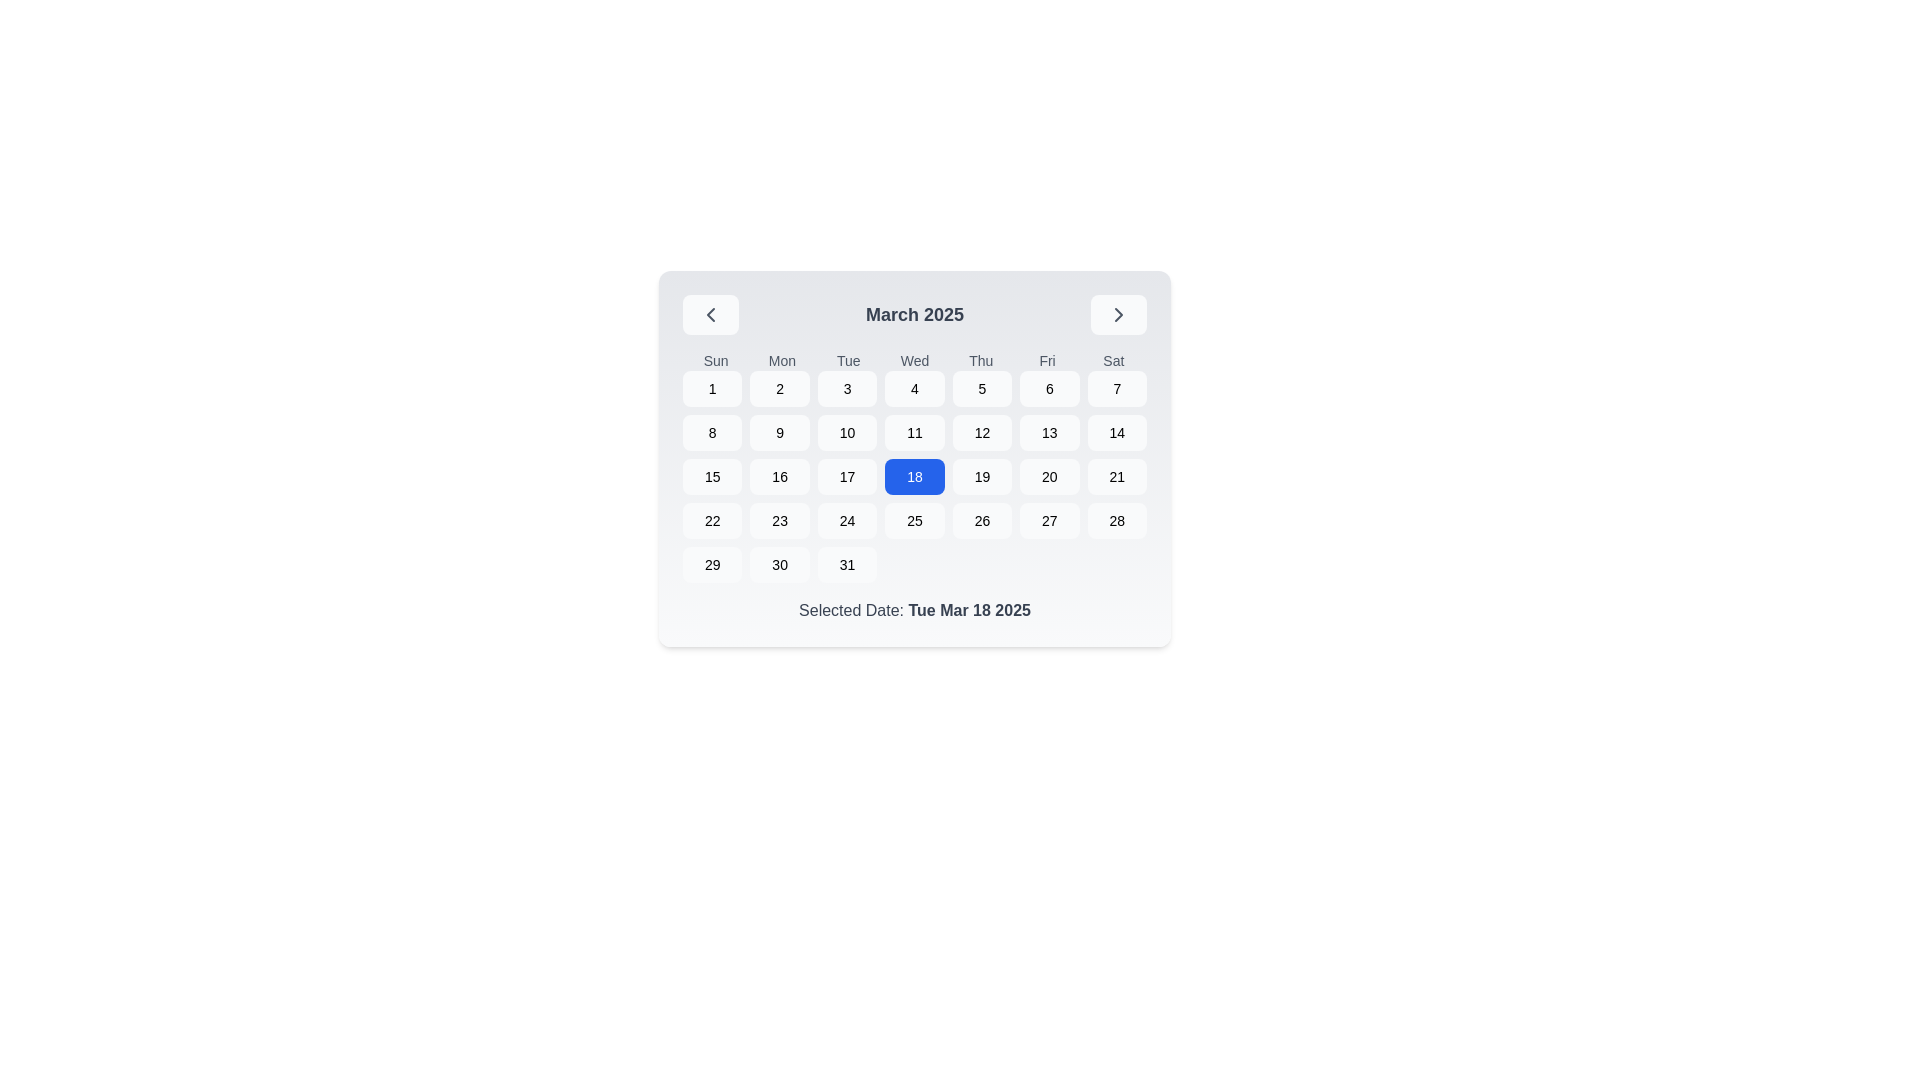  I want to click on the calendar date button labeled '20' to select and confirm the date, so click(1048, 477).